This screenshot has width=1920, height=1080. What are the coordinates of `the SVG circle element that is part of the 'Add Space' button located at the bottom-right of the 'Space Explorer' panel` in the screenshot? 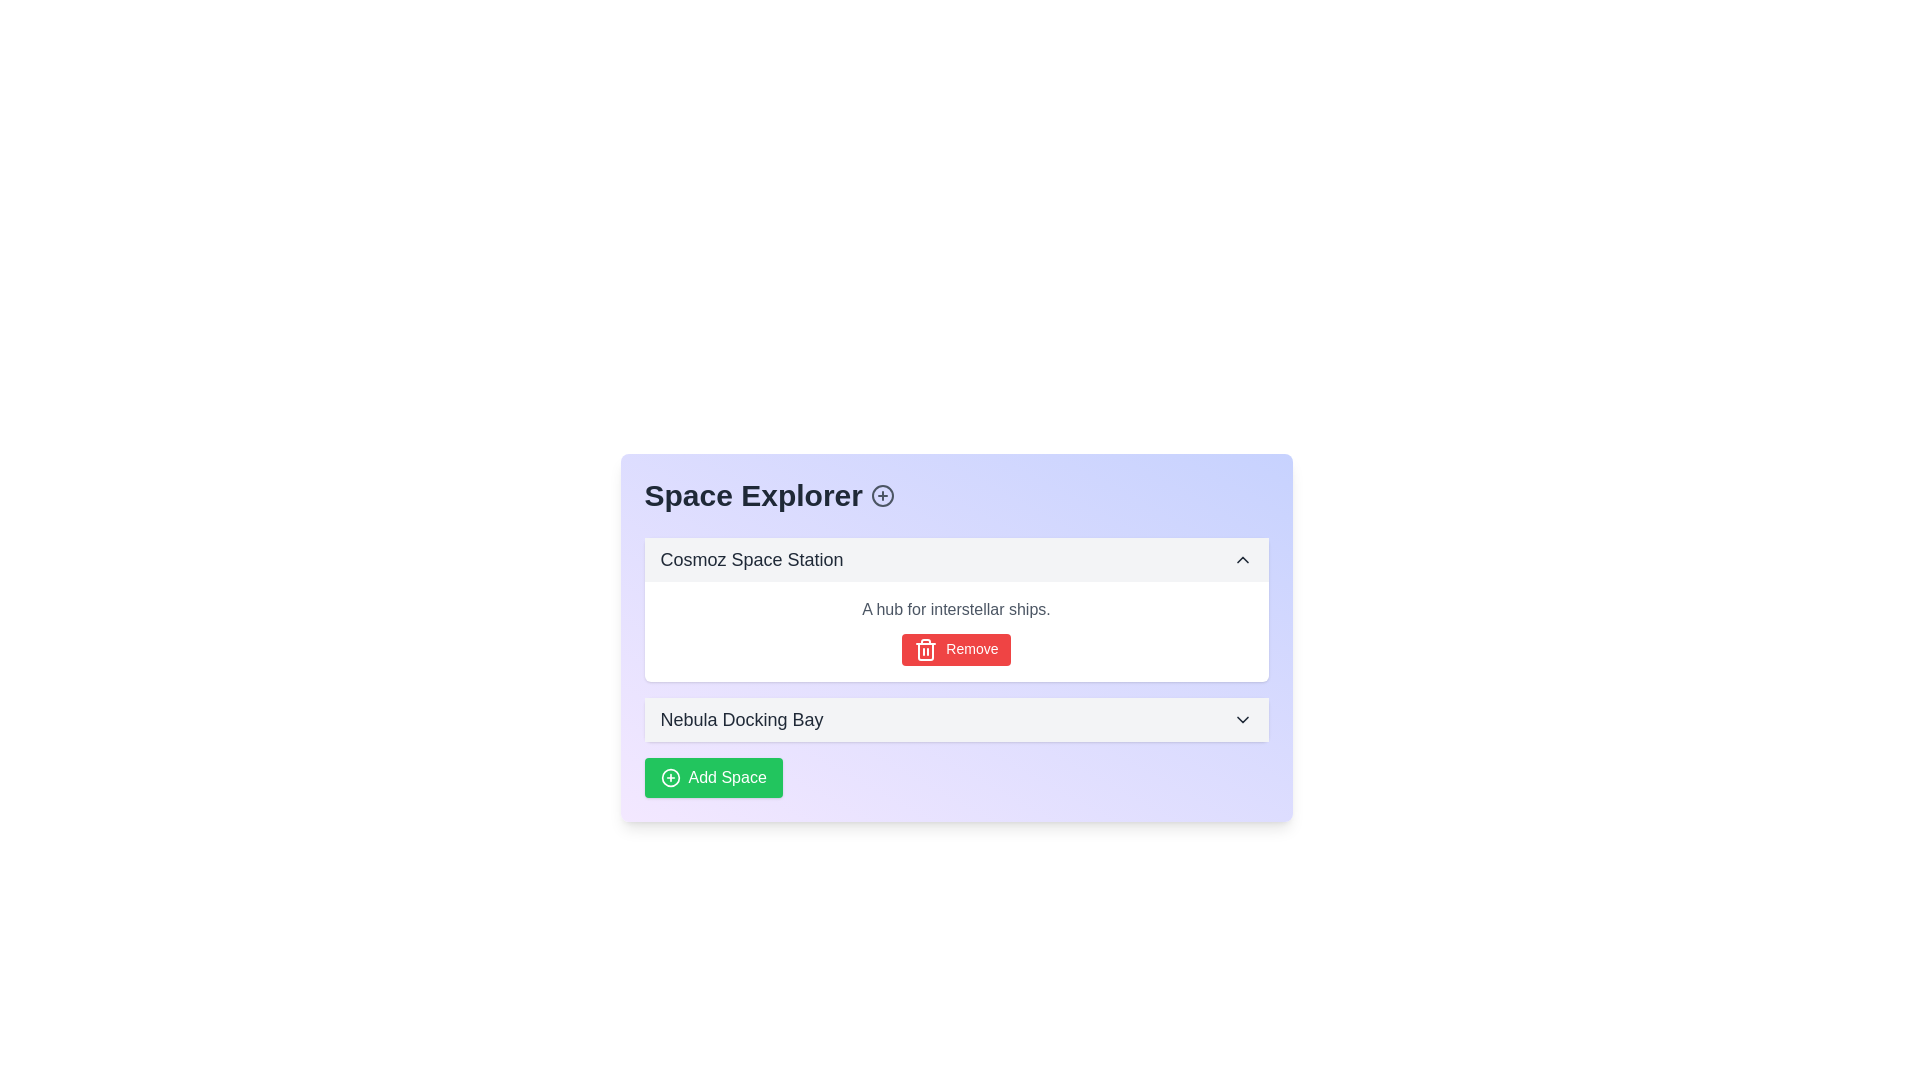 It's located at (670, 777).